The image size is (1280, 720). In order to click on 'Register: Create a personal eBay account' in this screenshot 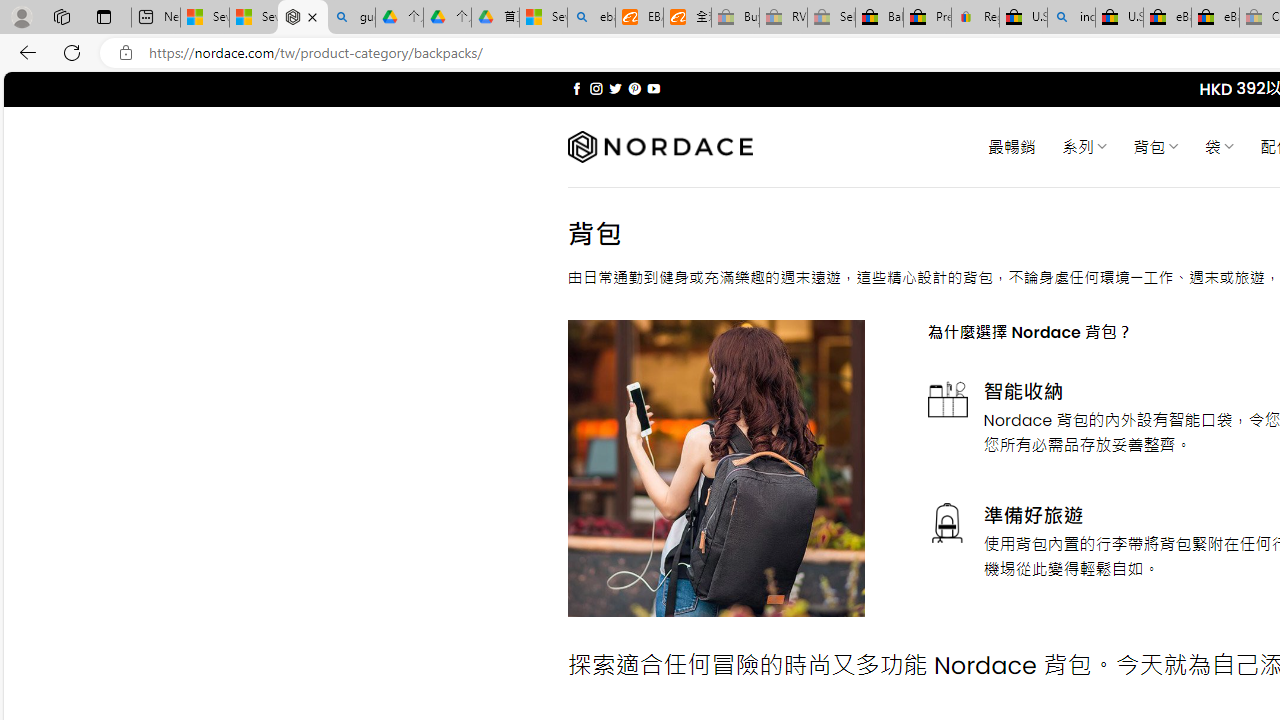, I will do `click(976, 17)`.